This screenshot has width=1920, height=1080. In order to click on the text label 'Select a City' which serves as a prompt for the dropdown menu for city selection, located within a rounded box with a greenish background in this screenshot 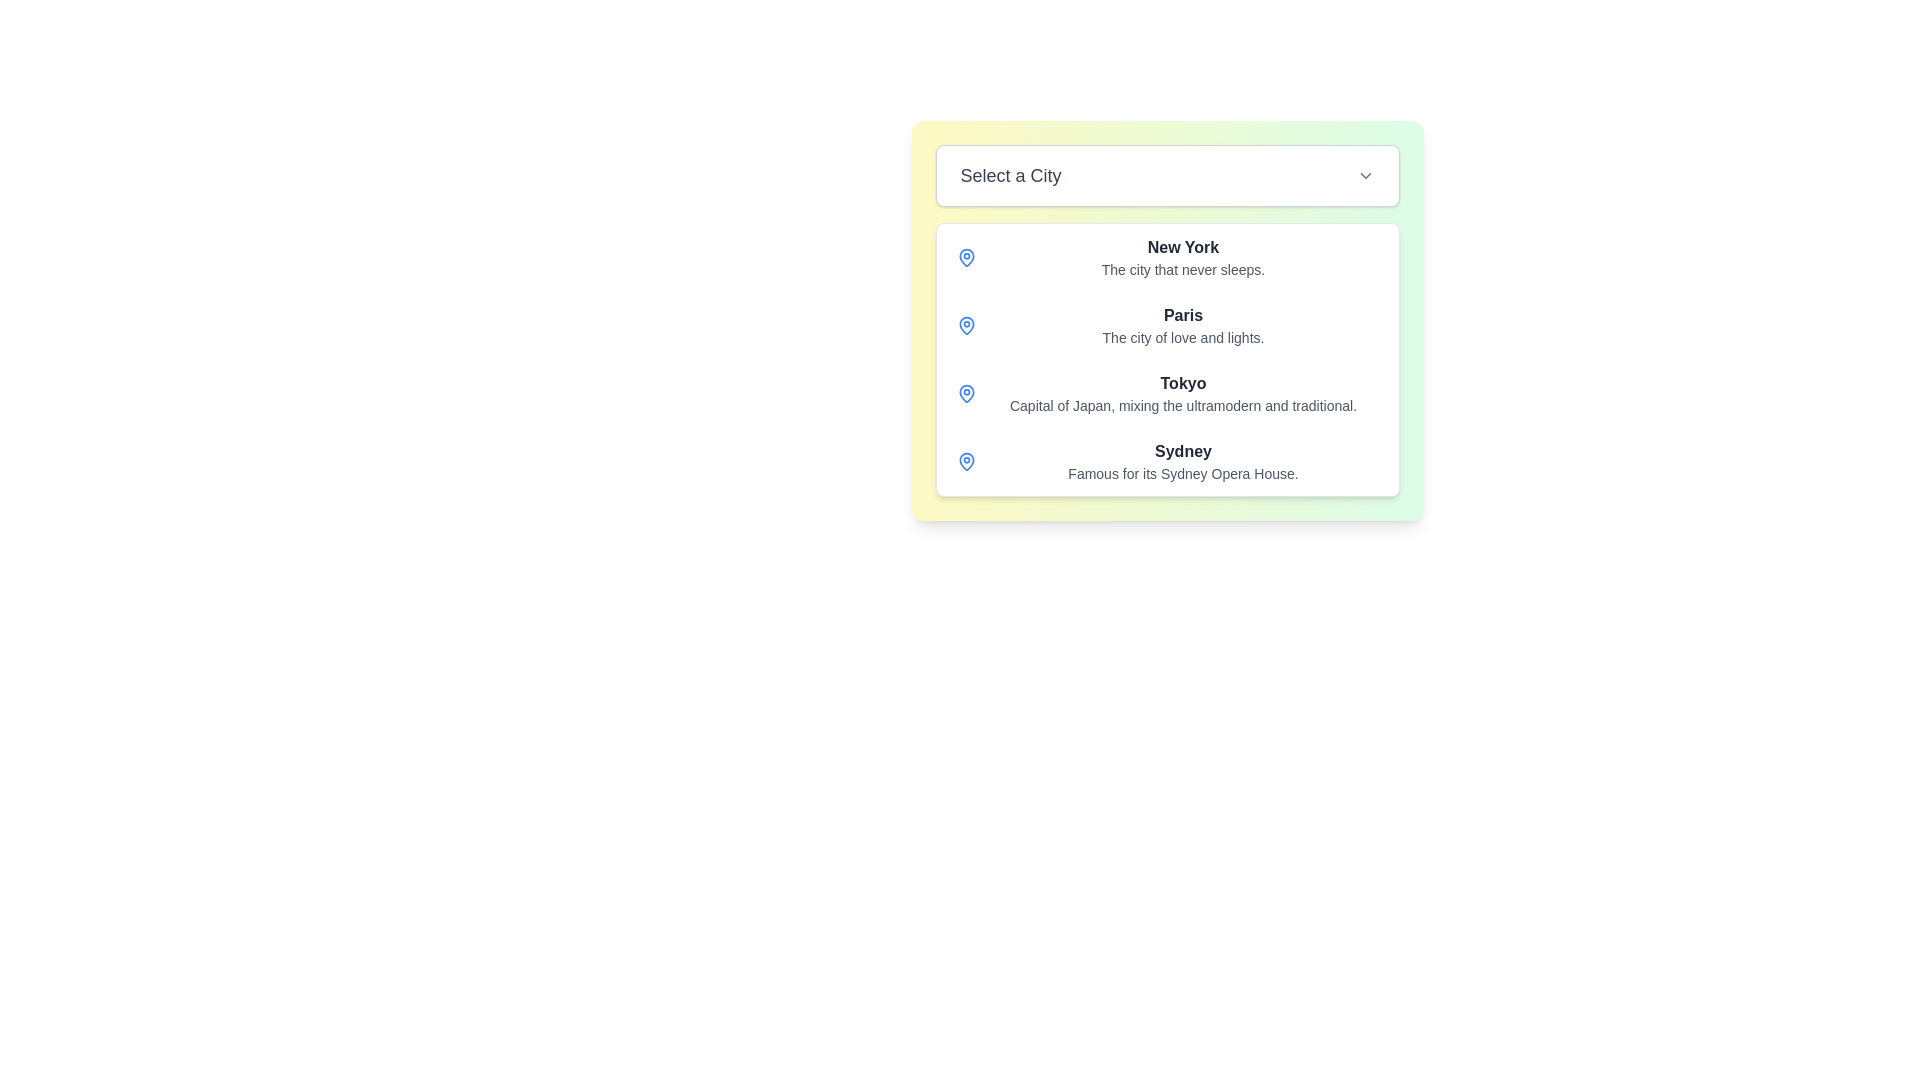, I will do `click(1011, 175)`.